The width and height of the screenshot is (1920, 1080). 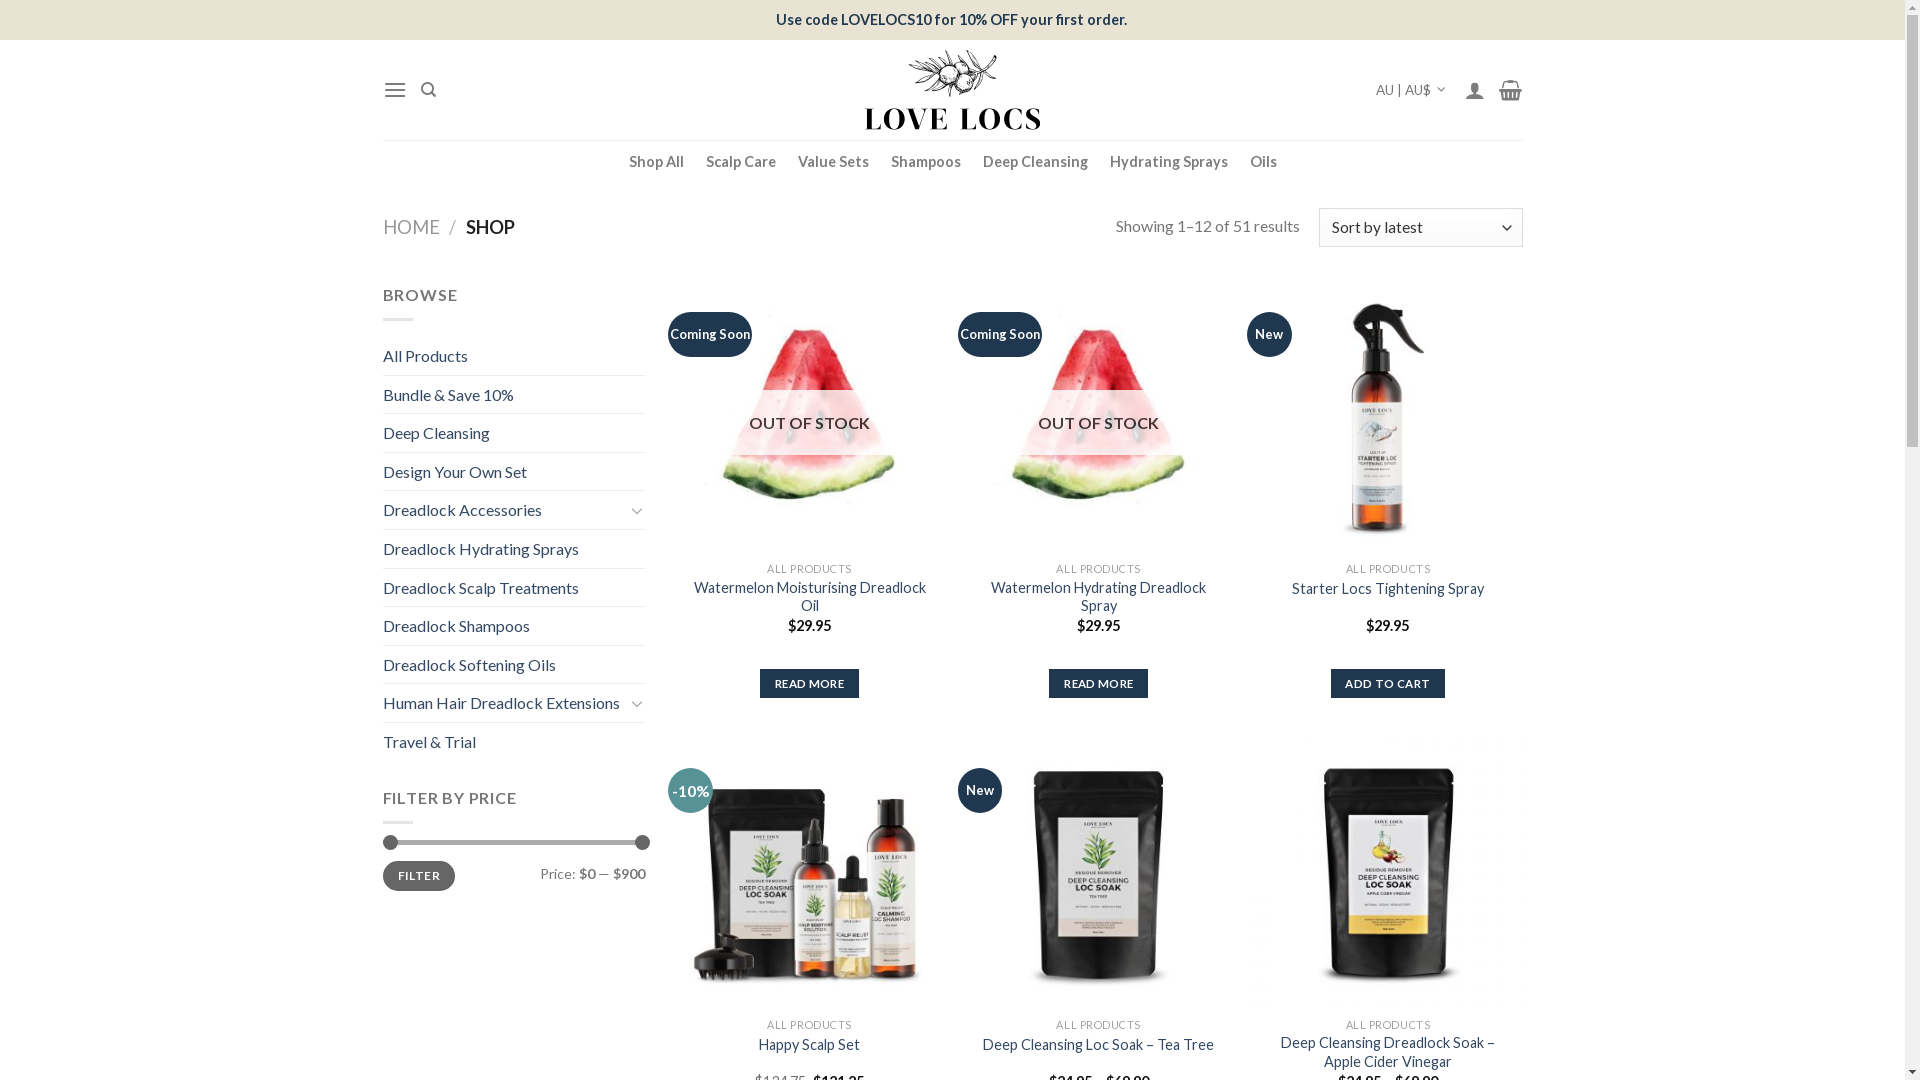 What do you see at coordinates (513, 586) in the screenshot?
I see `'Dreadlock Scalp Treatments'` at bounding box center [513, 586].